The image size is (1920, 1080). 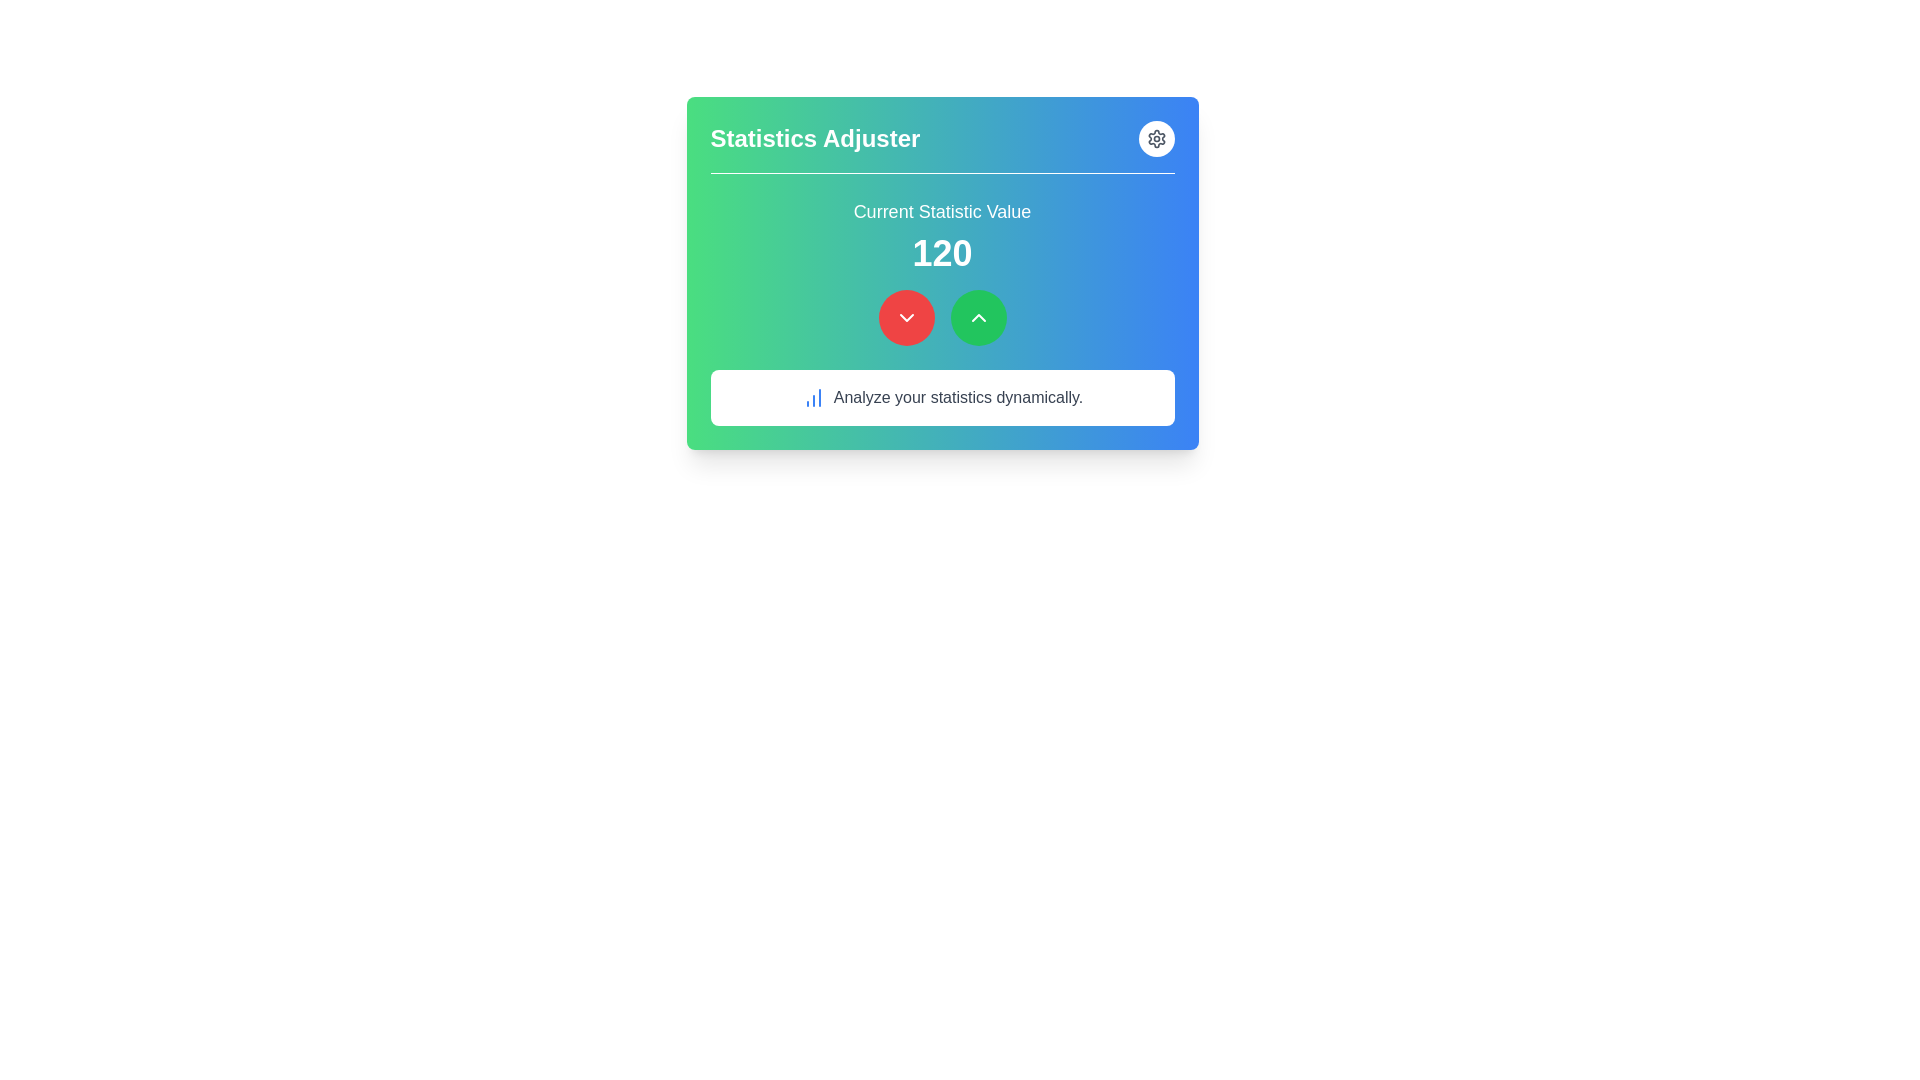 What do you see at coordinates (941, 397) in the screenshot?
I see `the Text-based information panel that contains the blue chart icon and the text 'Analyze your statistics dynamically.'` at bounding box center [941, 397].